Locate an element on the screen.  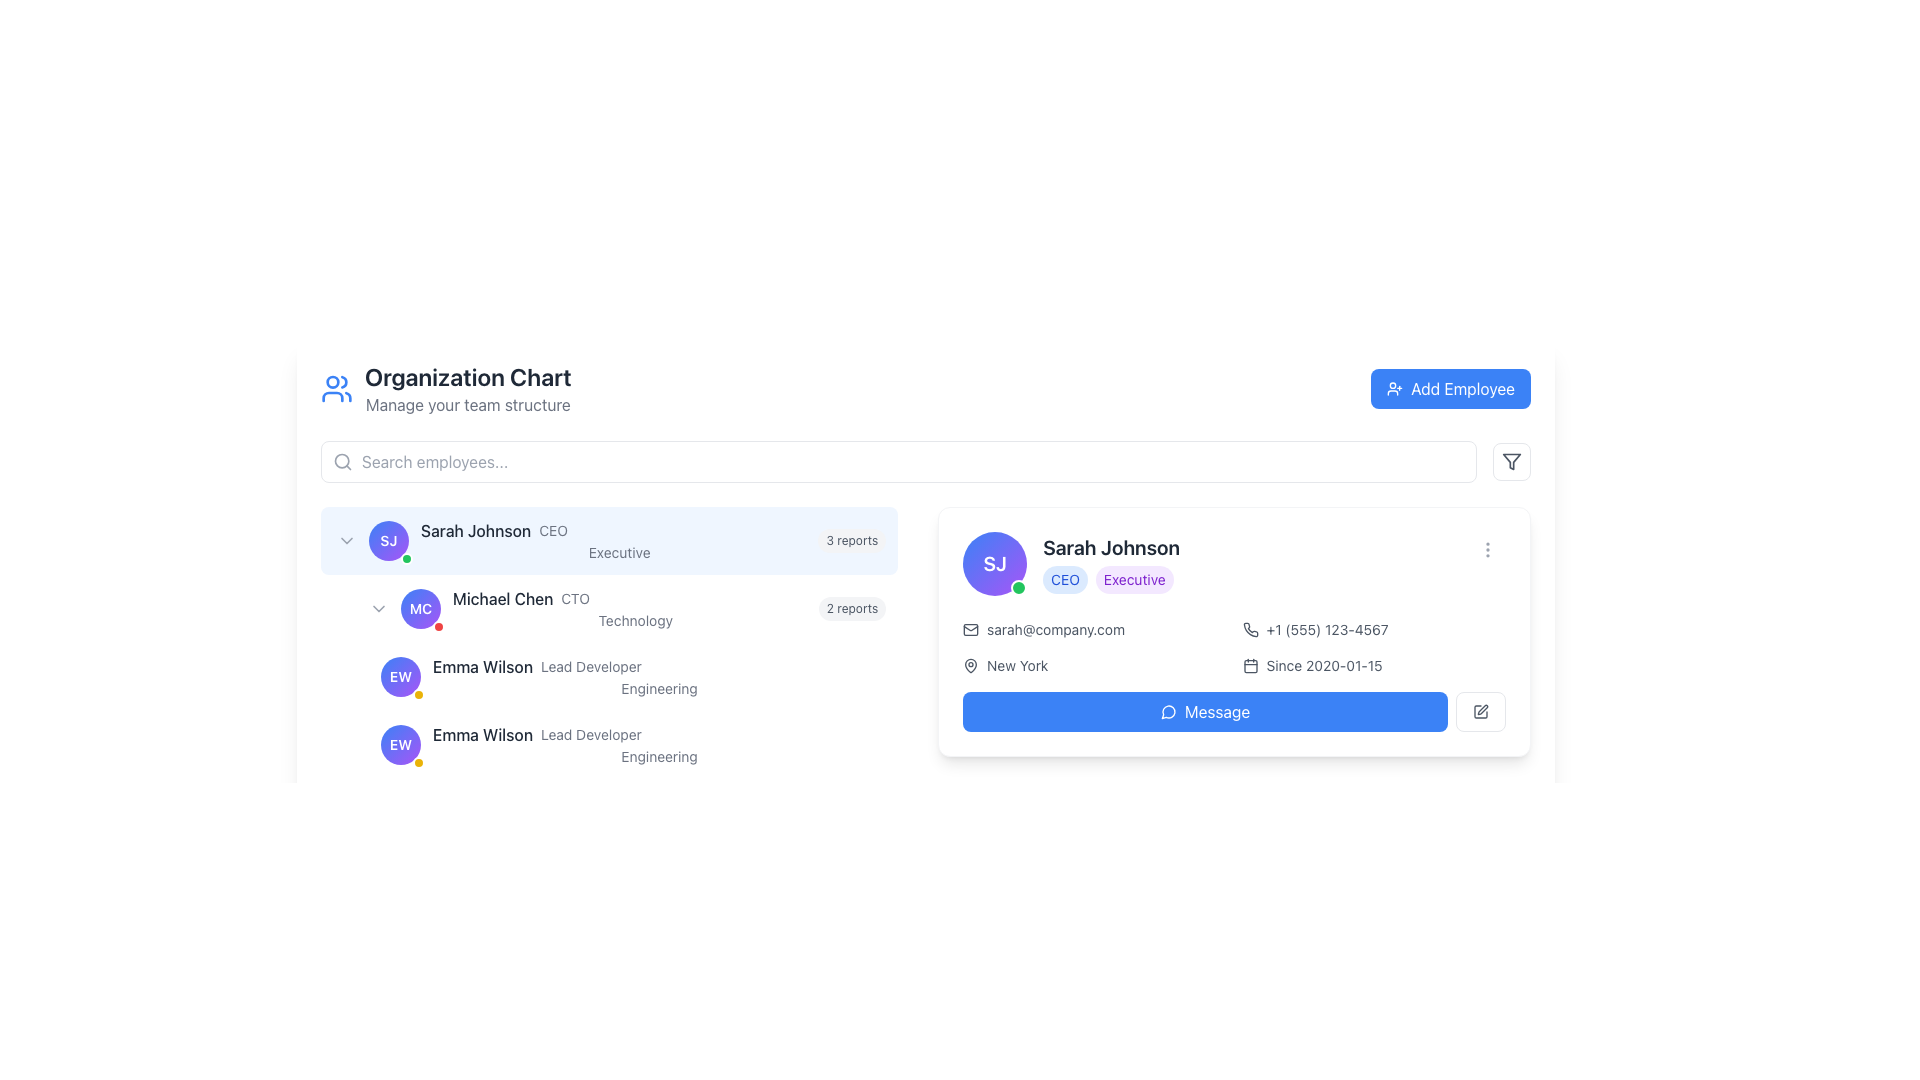
the edit icon located in the bottom-right corner of the user information card is located at coordinates (1483, 708).